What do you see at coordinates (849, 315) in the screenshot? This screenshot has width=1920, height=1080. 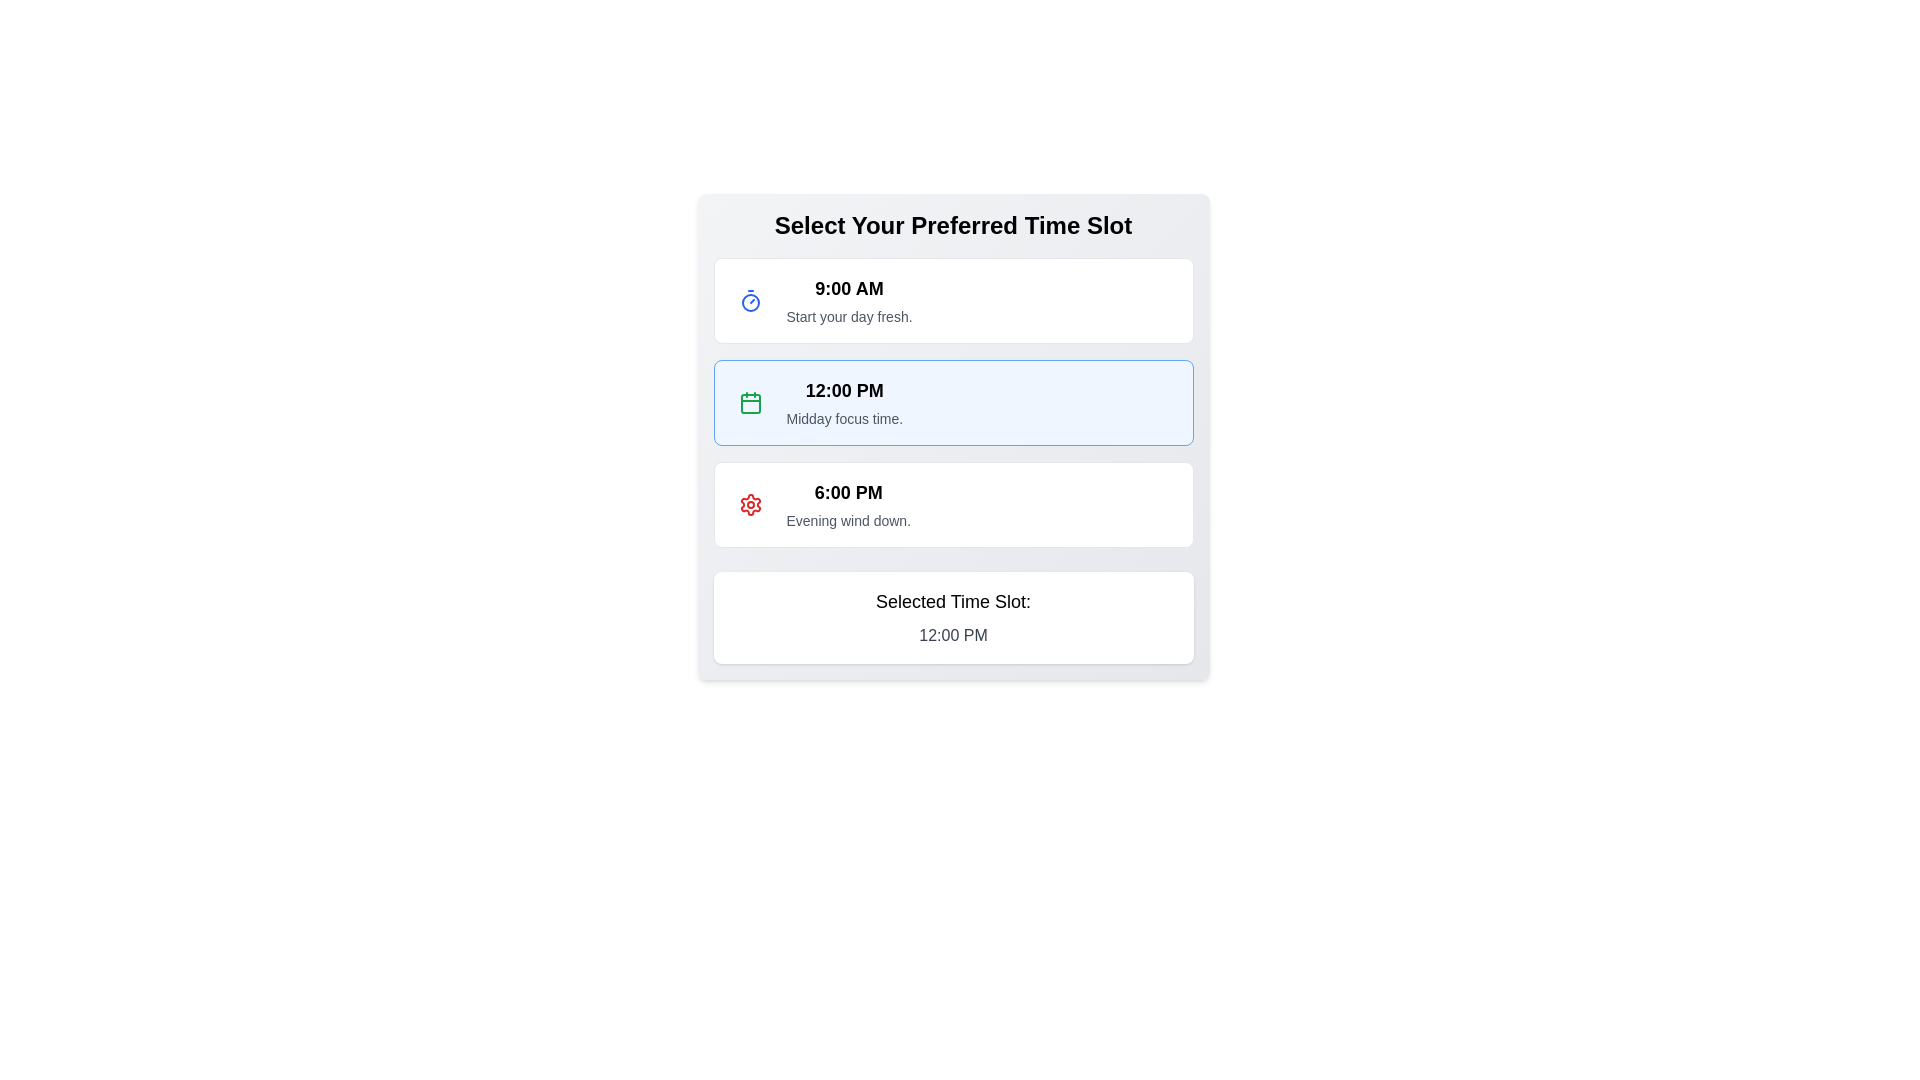 I see `the text label providing additional context for the time slot '9:00 AM', located directly beneath it in the selection interface` at bounding box center [849, 315].